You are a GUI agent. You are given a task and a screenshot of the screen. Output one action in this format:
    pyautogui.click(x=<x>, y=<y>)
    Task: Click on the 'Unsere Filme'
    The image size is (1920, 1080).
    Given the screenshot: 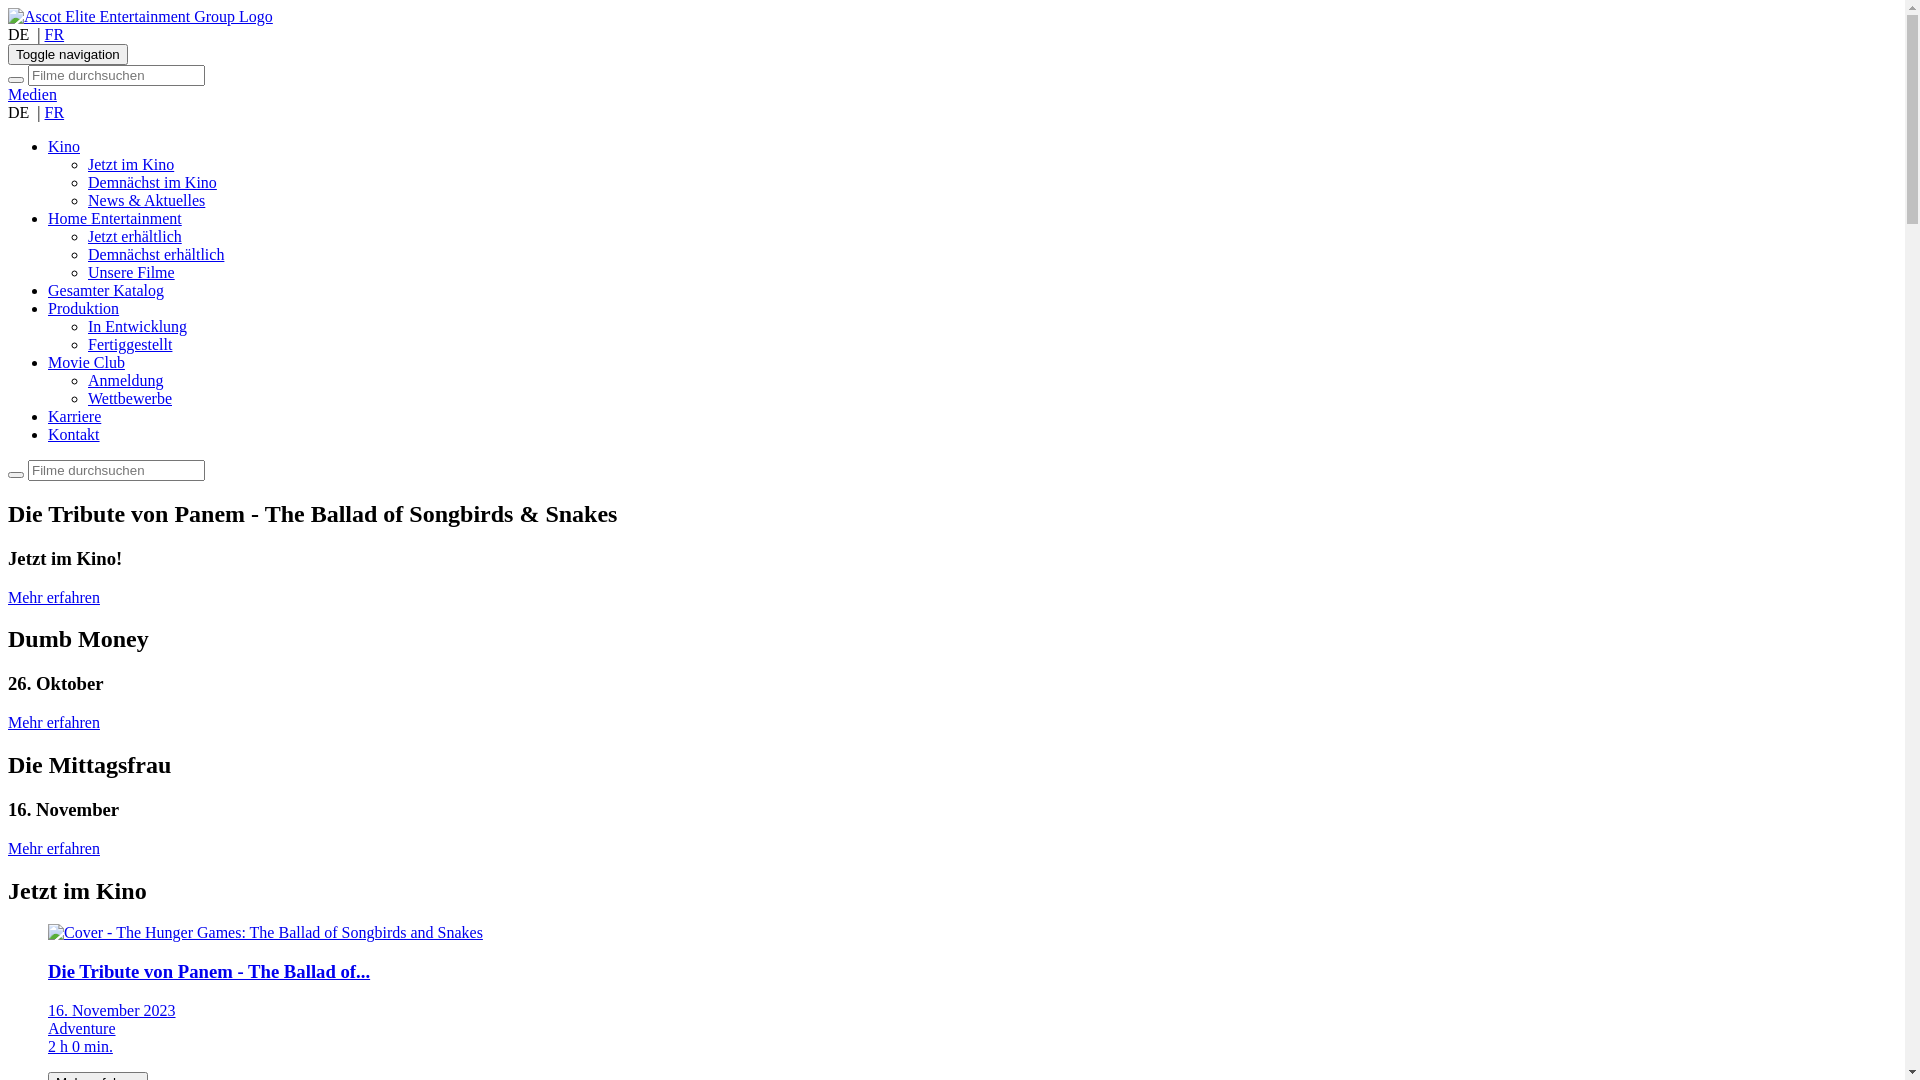 What is the action you would take?
    pyautogui.click(x=130, y=272)
    